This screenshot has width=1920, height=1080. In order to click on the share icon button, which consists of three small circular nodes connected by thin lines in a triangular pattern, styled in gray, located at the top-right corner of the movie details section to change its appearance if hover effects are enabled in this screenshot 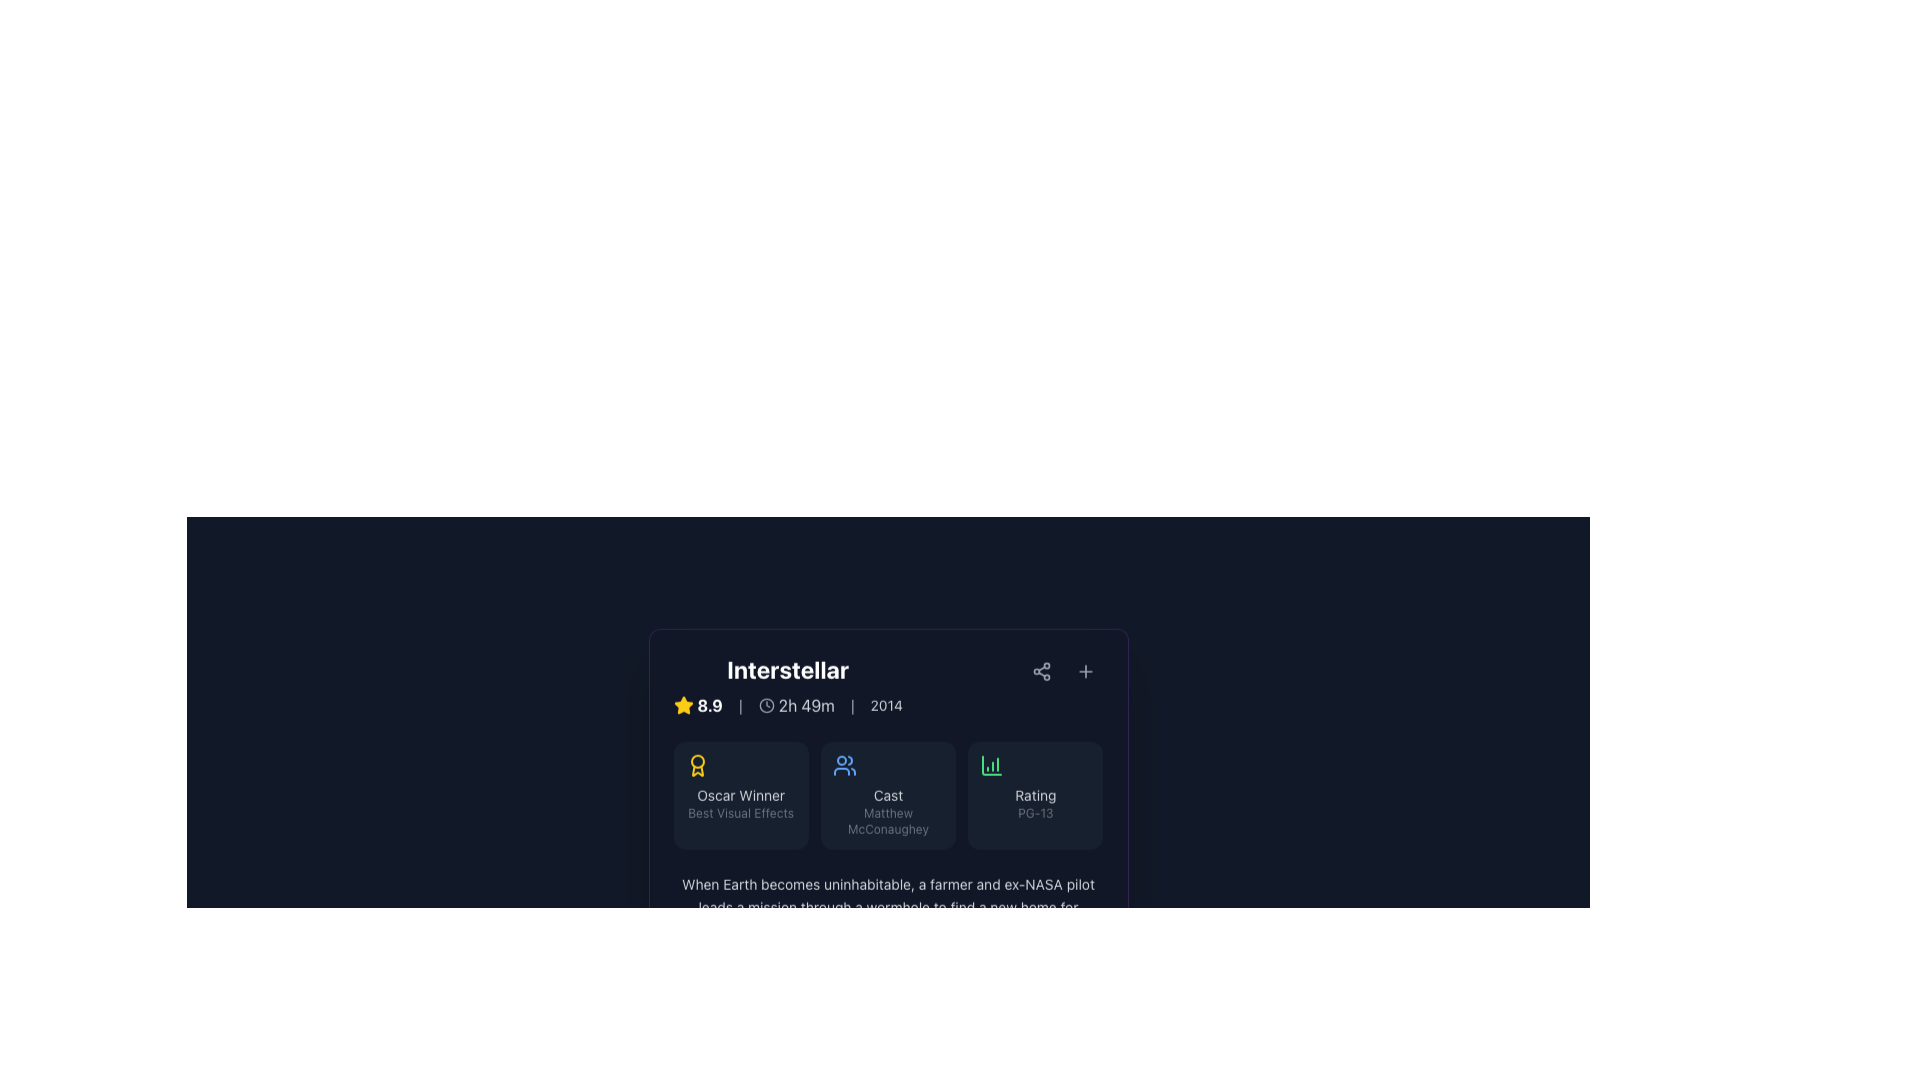, I will do `click(1040, 671)`.